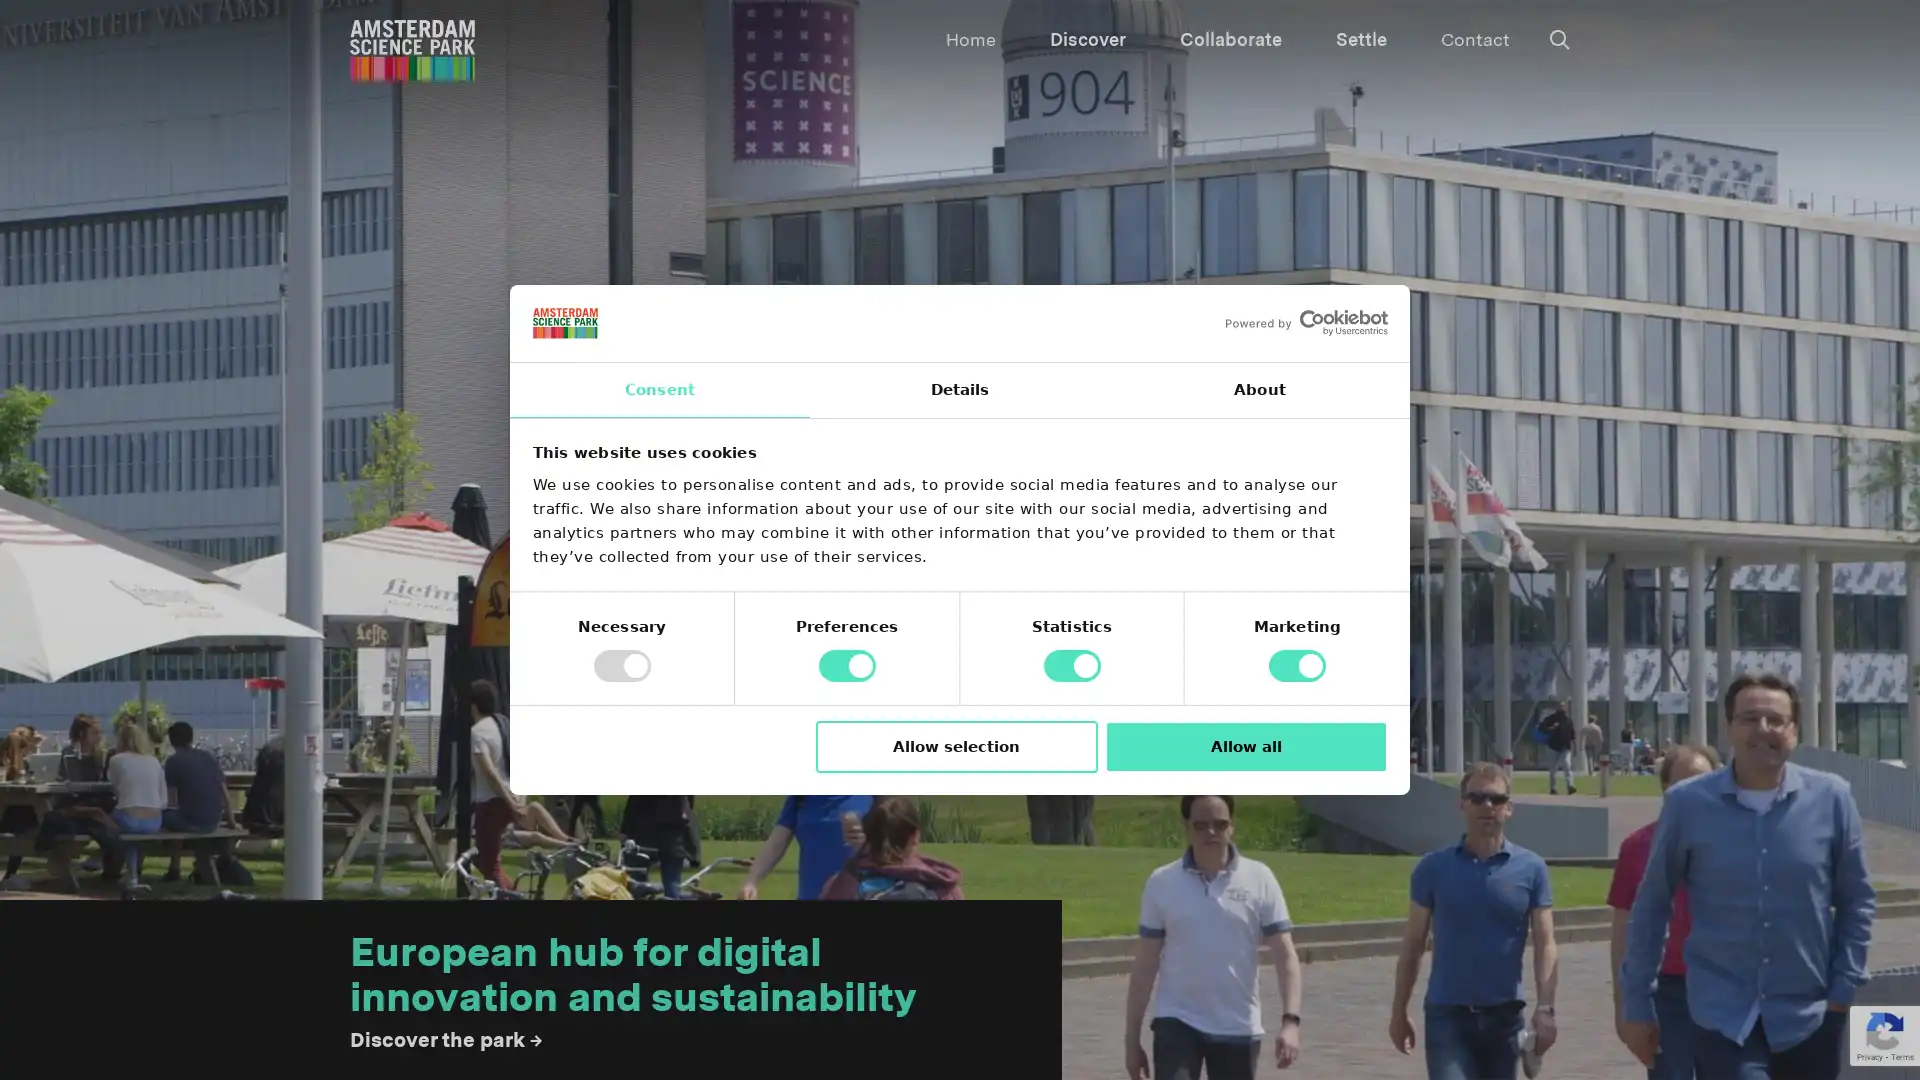 This screenshot has width=1920, height=1080. What do you see at coordinates (954, 747) in the screenshot?
I see `Allow selection` at bounding box center [954, 747].